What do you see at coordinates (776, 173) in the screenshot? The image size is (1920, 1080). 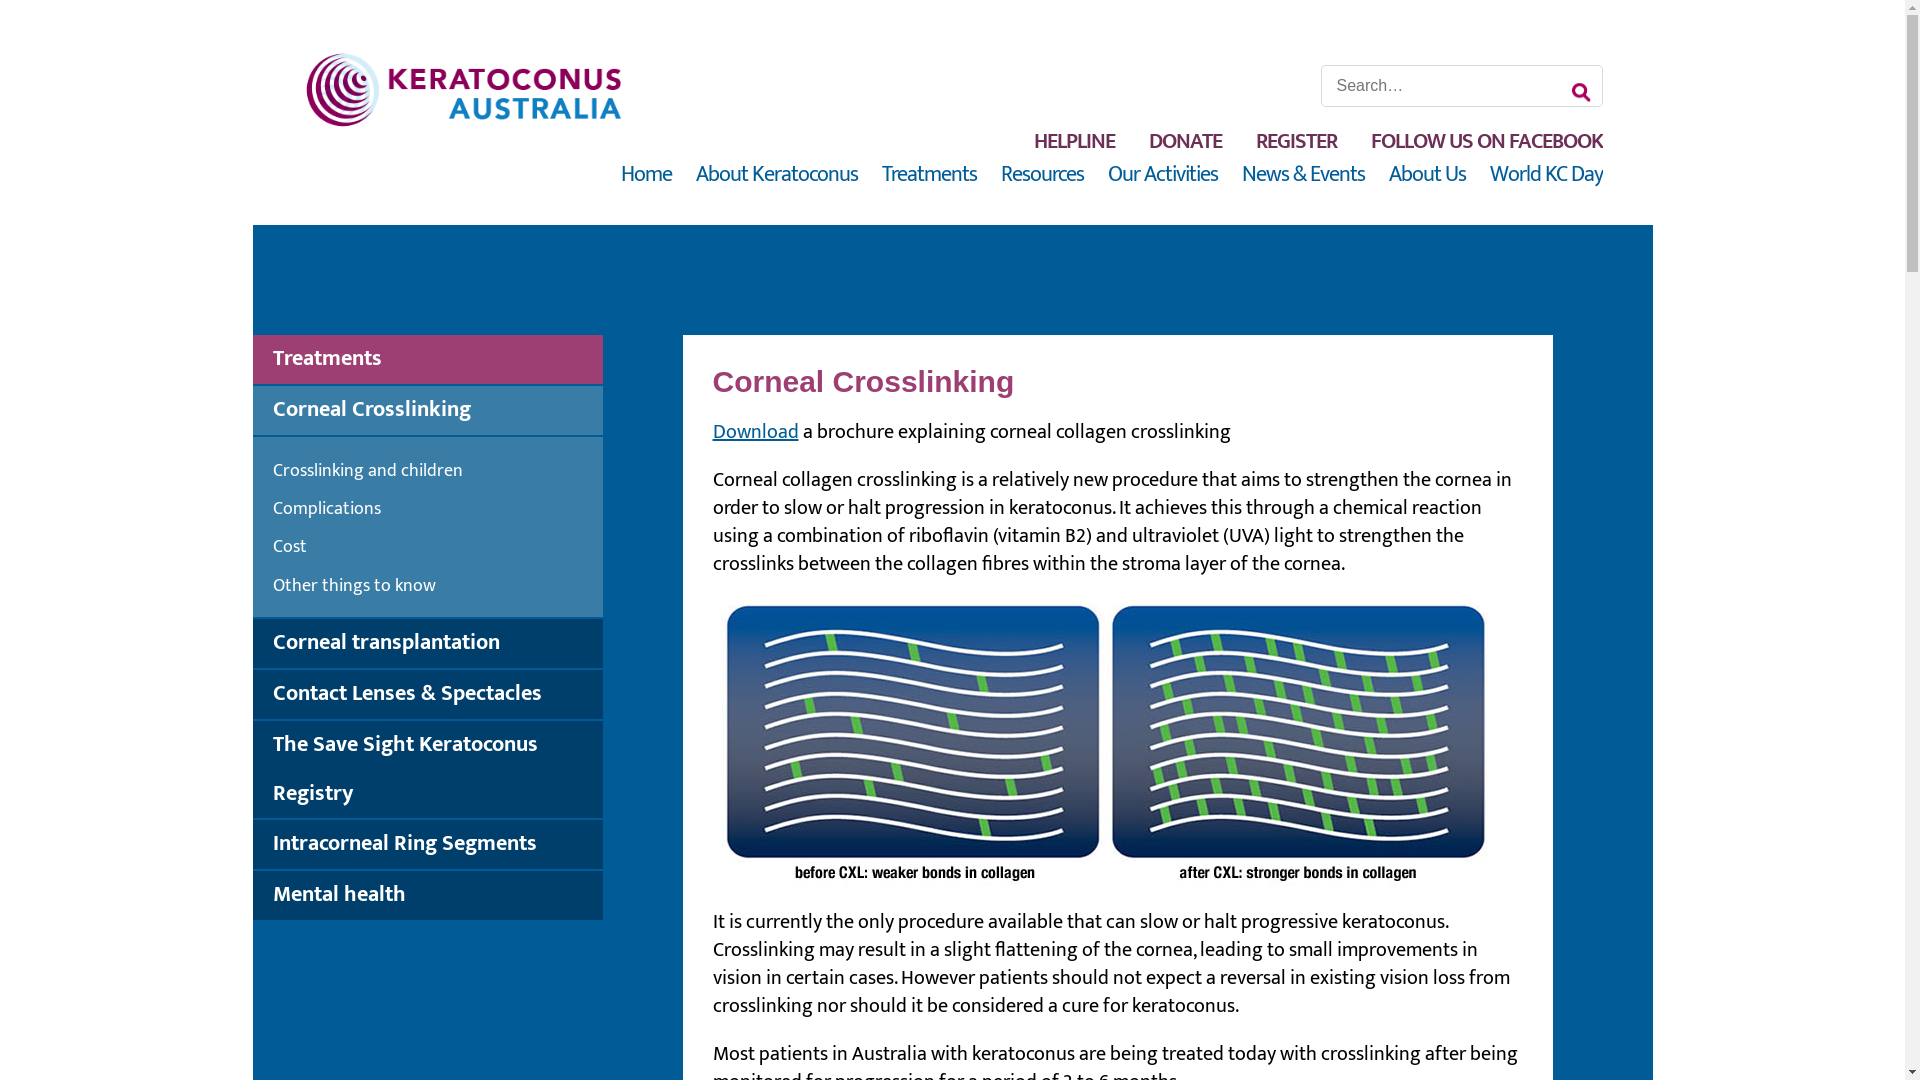 I see `'About Keratoconus'` at bounding box center [776, 173].